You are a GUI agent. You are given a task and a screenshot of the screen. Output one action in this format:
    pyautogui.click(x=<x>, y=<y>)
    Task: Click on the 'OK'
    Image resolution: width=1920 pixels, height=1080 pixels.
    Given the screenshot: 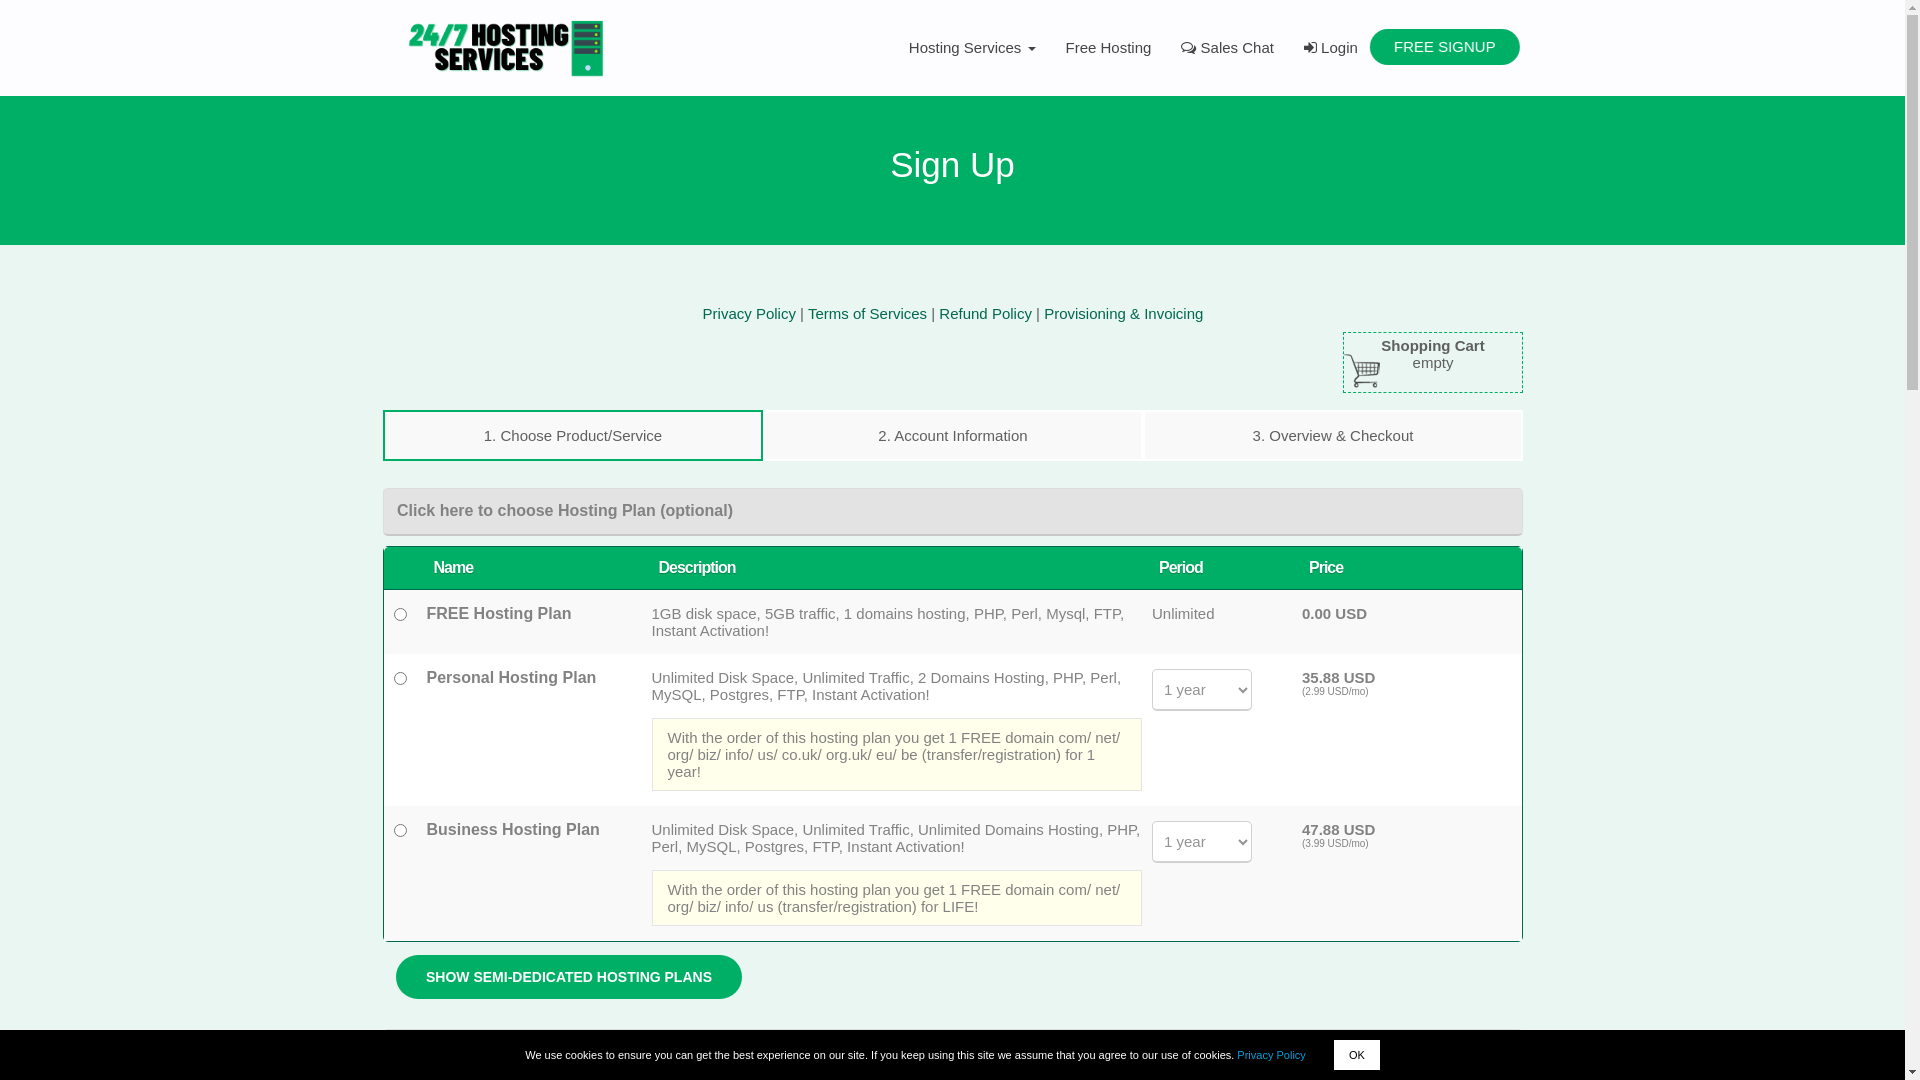 What is the action you would take?
    pyautogui.click(x=1334, y=1054)
    